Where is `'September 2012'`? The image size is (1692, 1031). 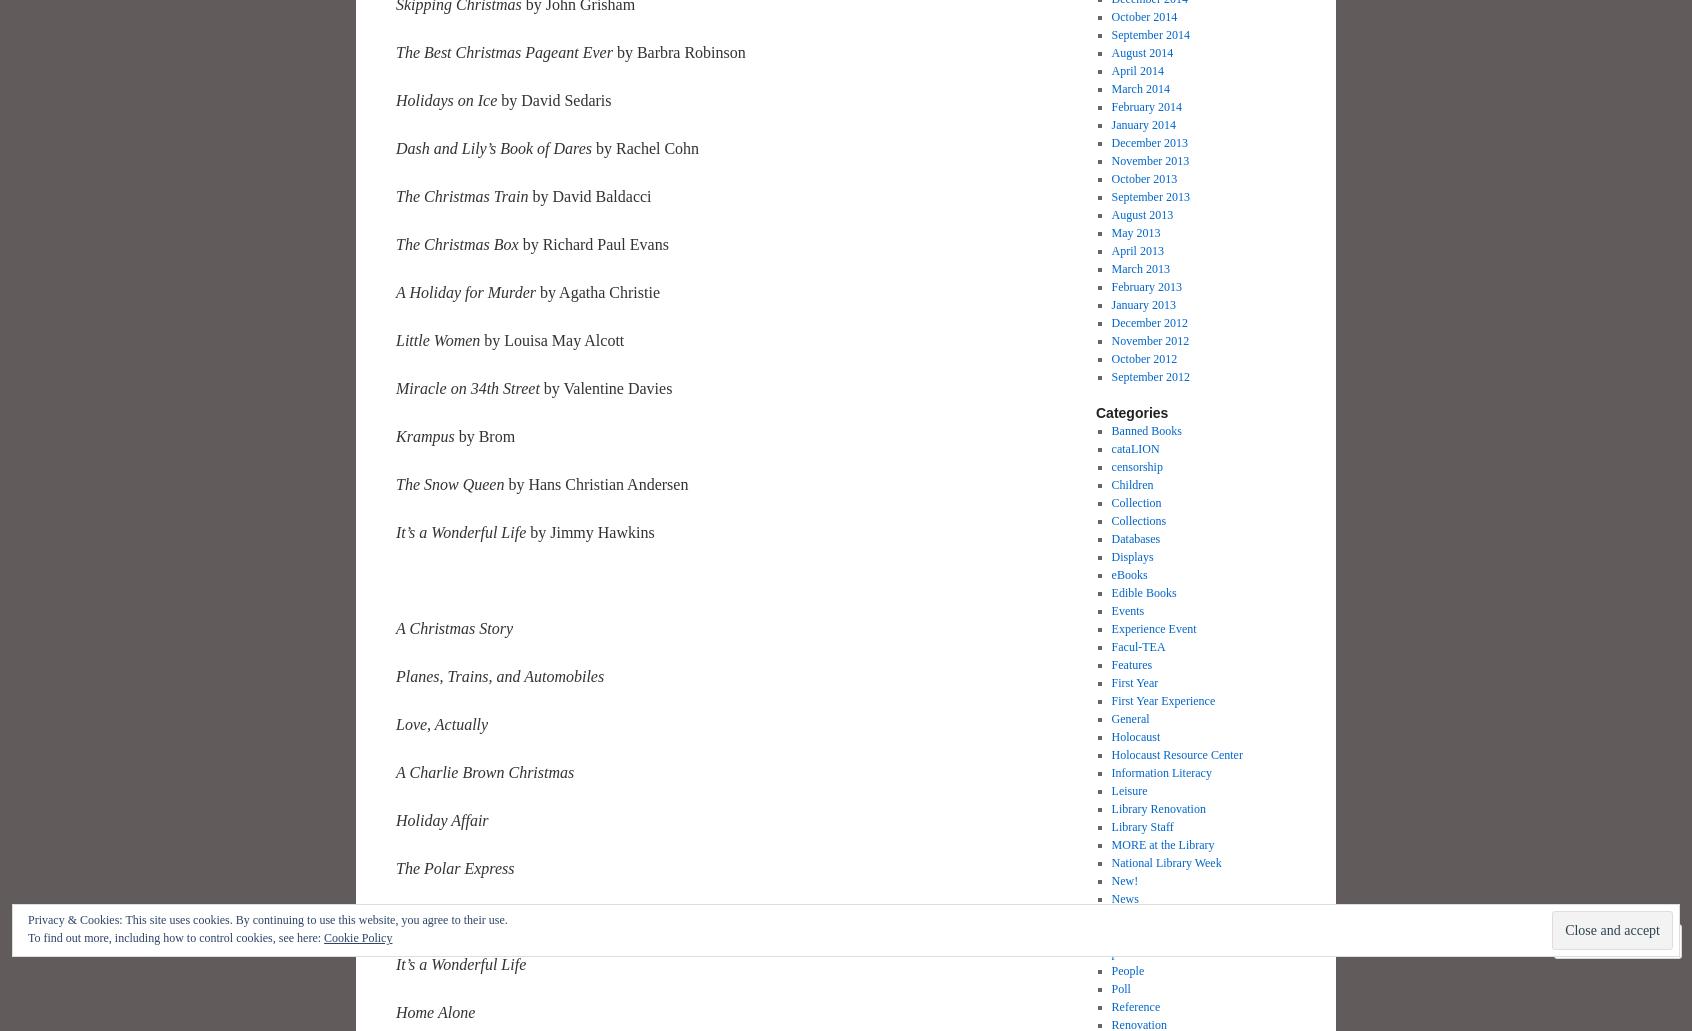 'September 2012' is located at coordinates (1149, 376).